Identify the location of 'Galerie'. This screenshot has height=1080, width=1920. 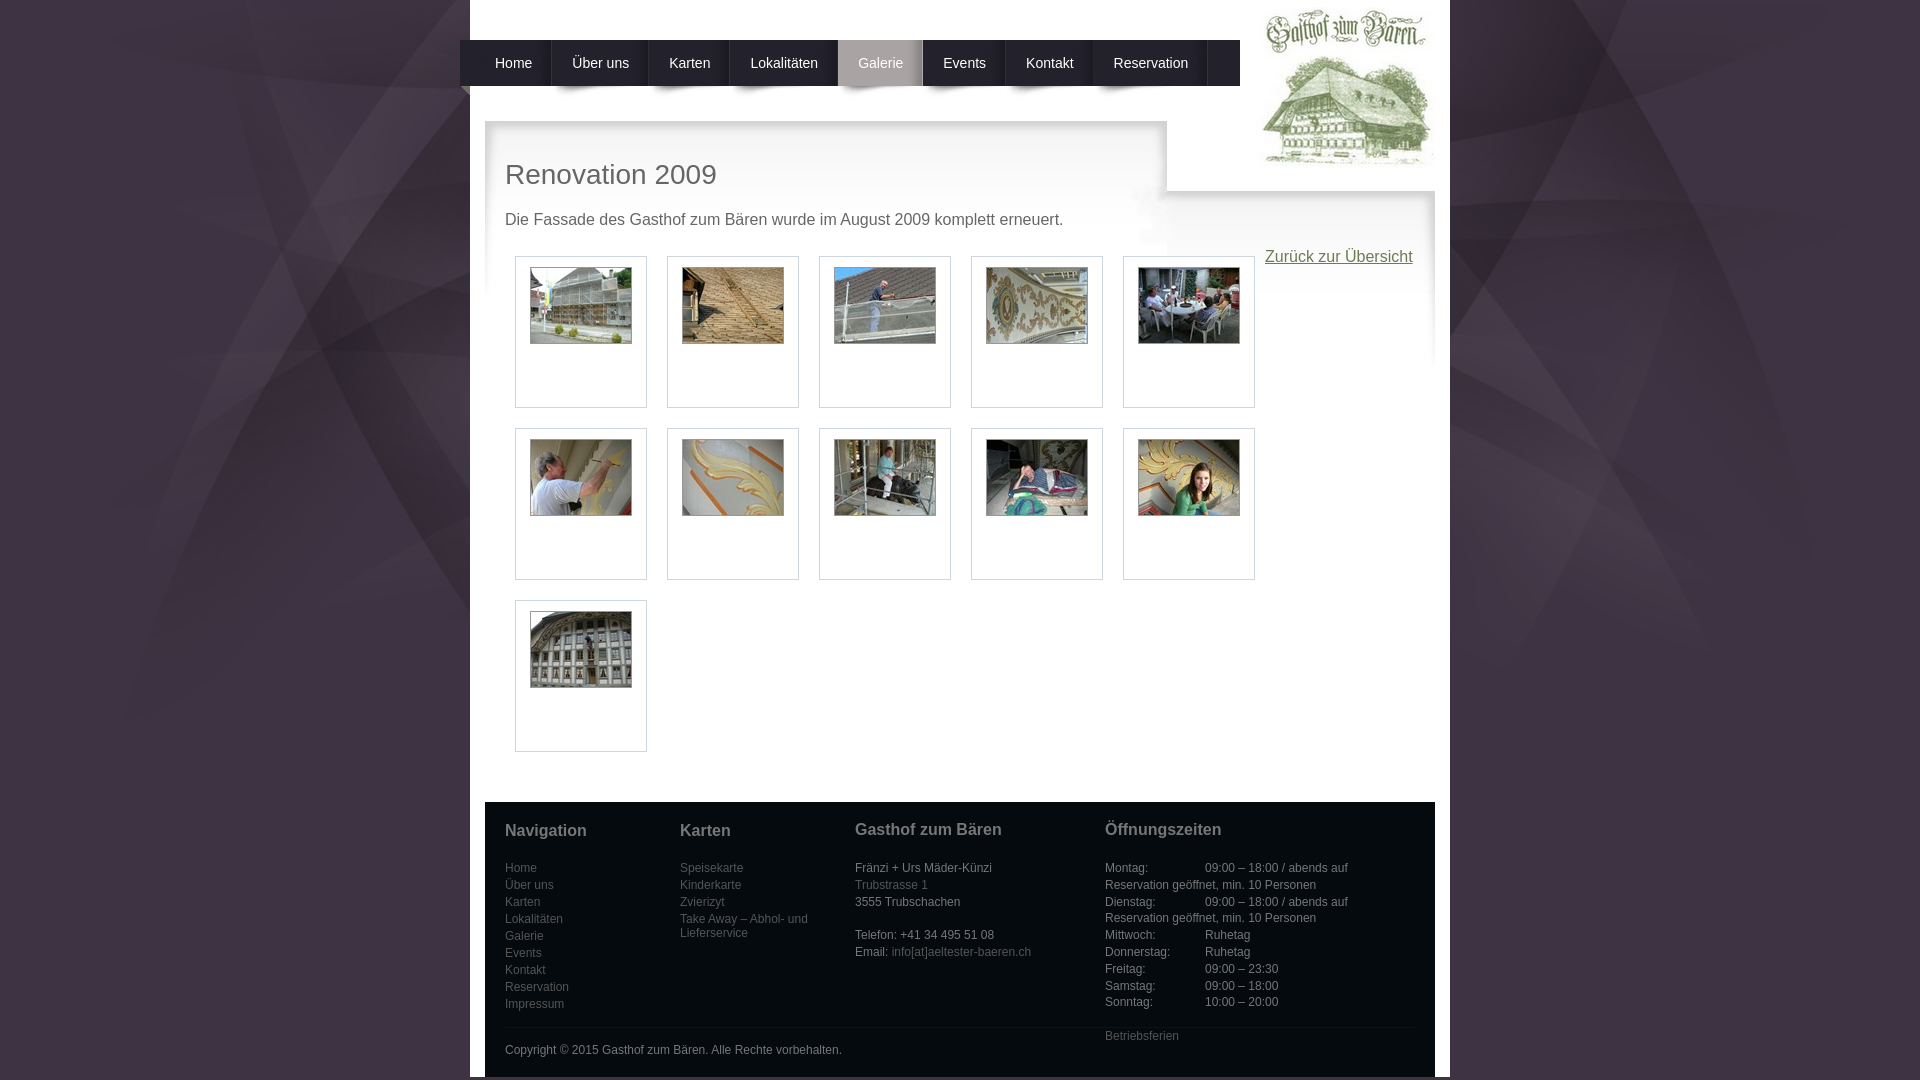
(880, 68).